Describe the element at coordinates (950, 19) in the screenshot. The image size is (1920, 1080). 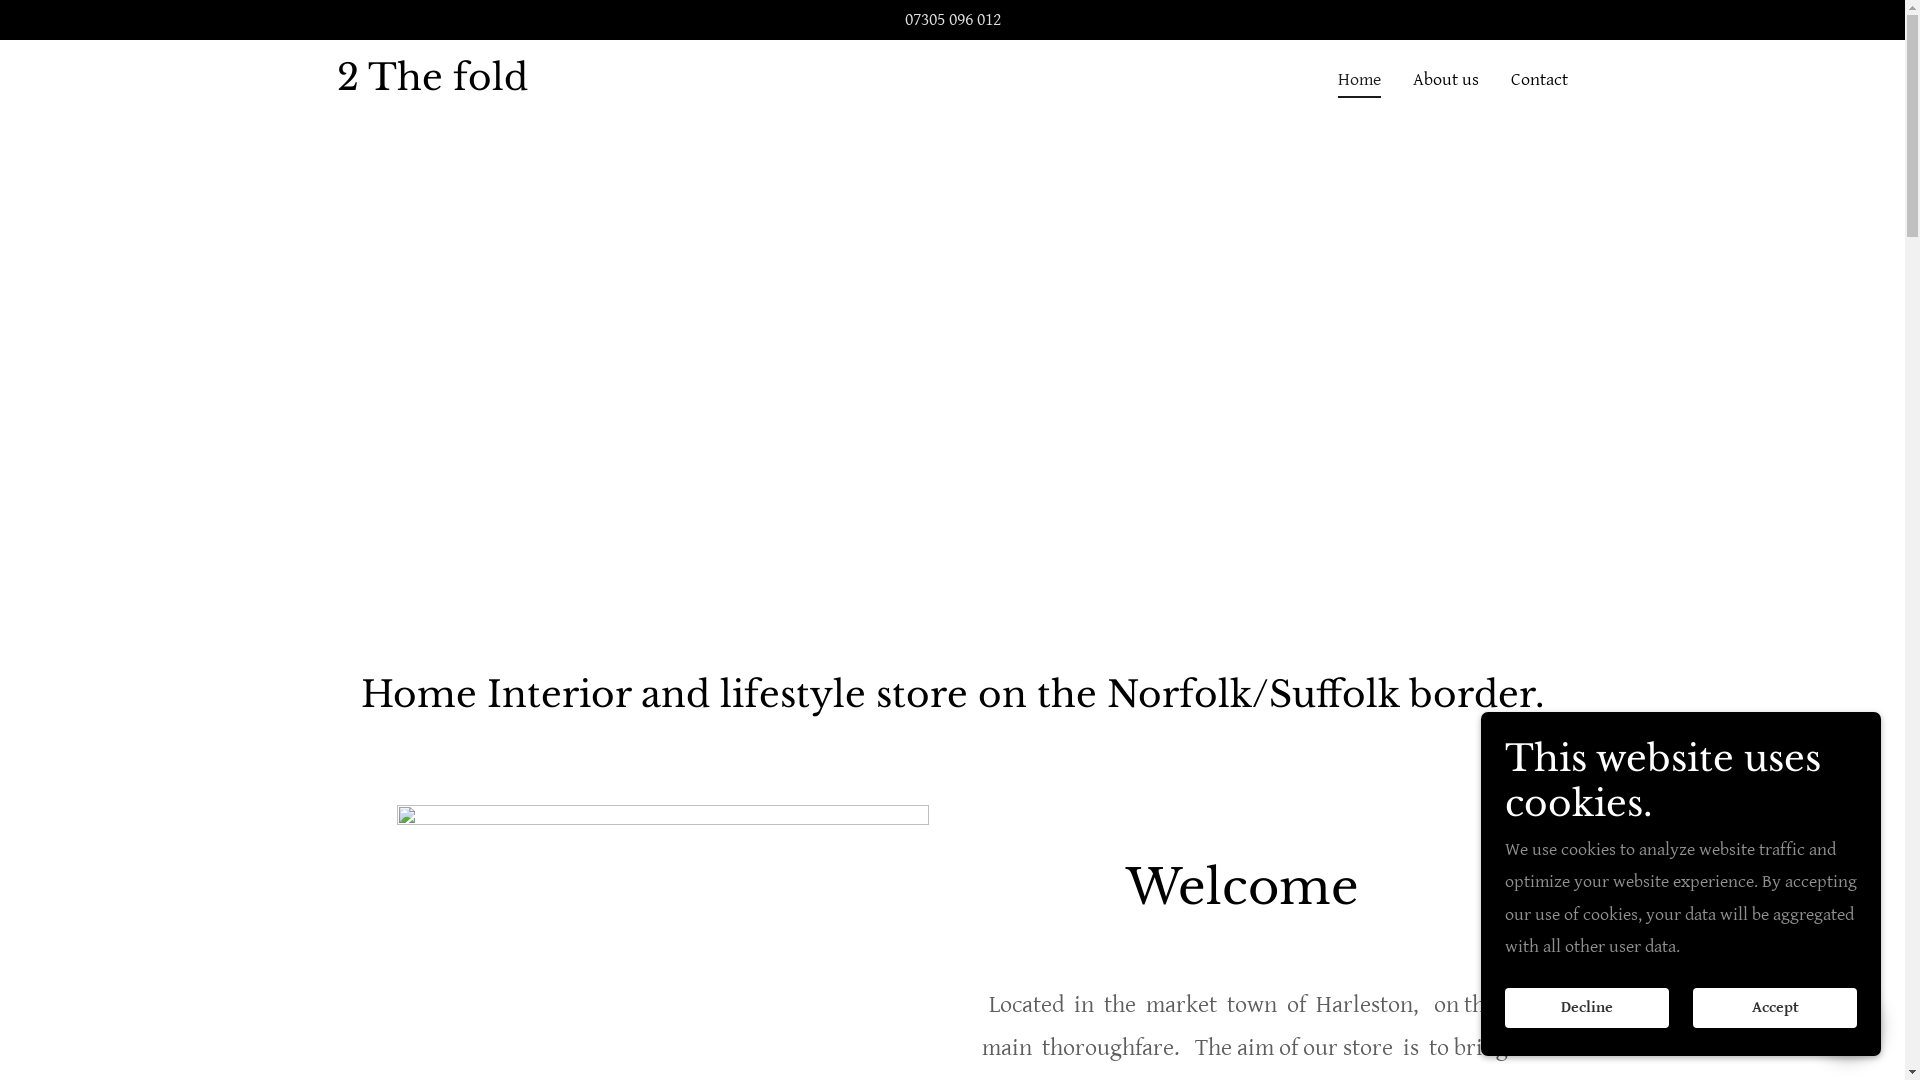
I see `'07305 096 012'` at that location.